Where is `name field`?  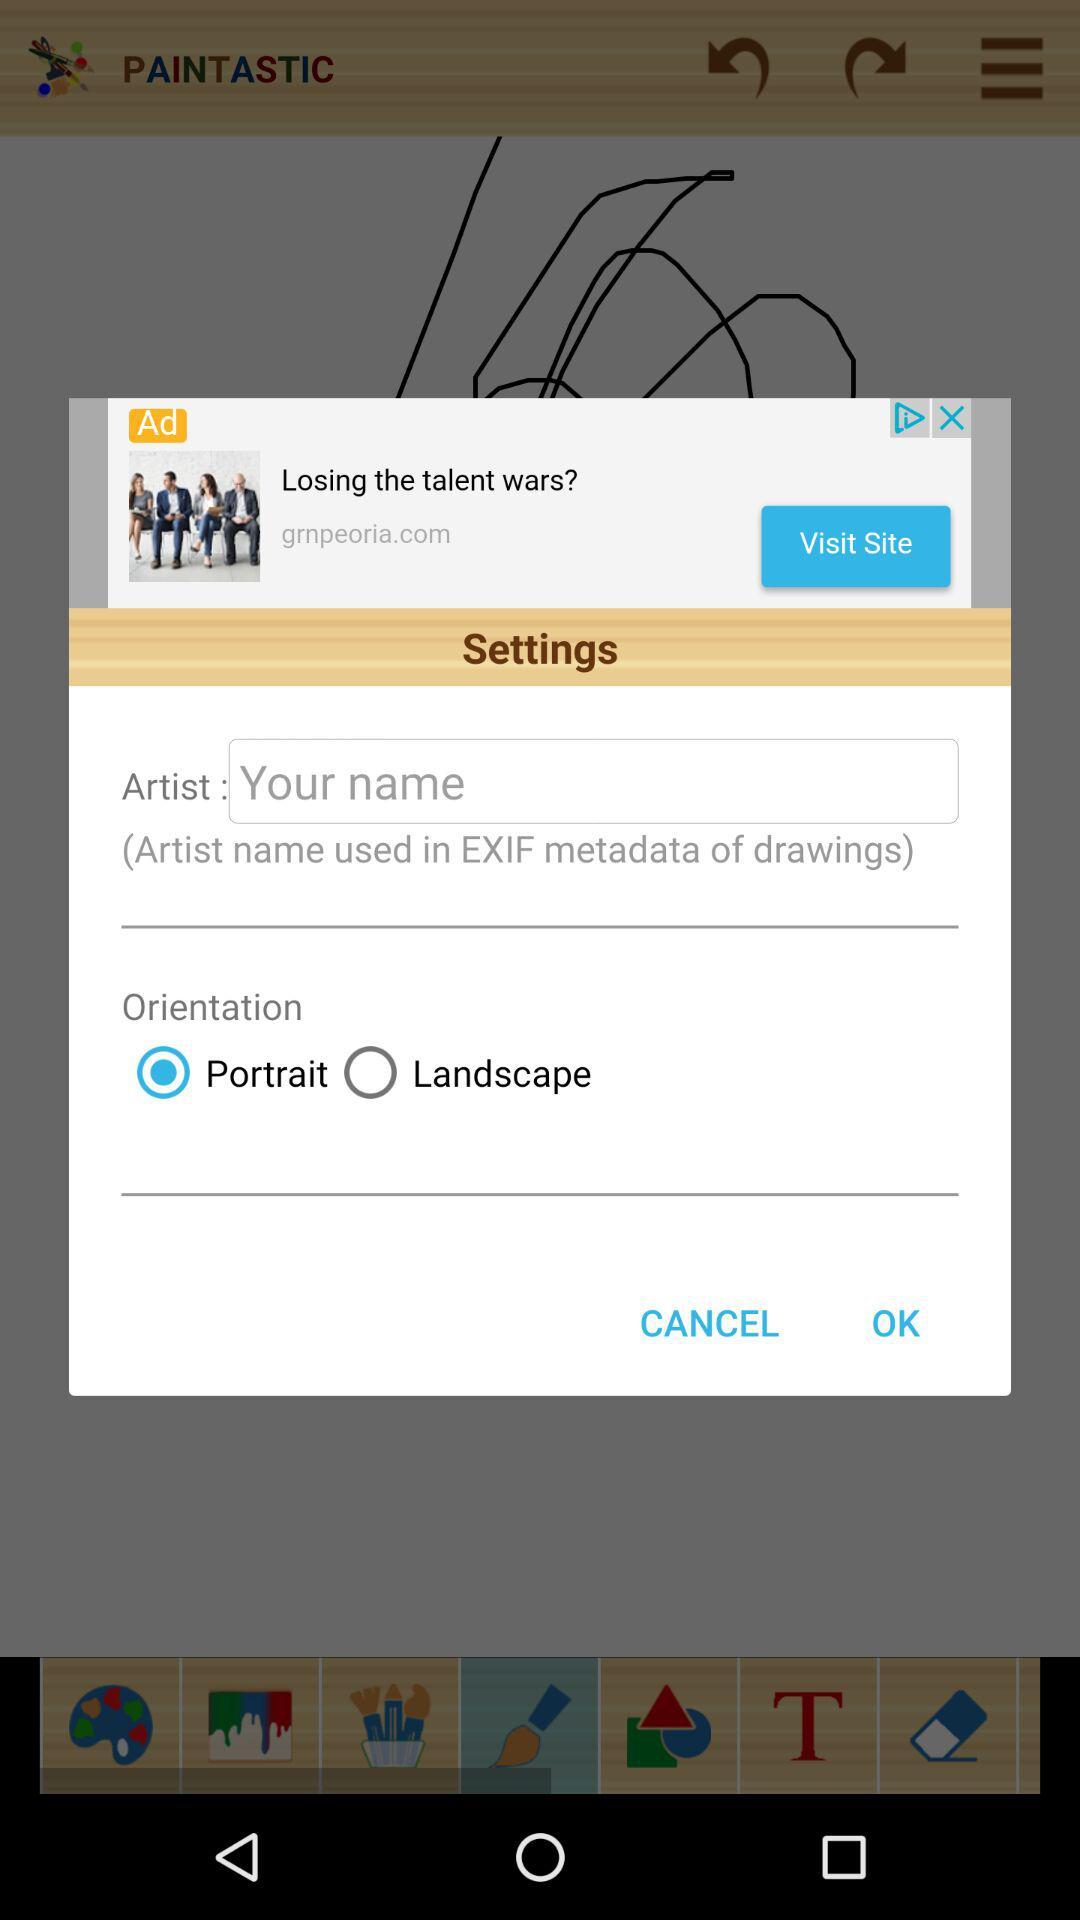 name field is located at coordinates (592, 780).